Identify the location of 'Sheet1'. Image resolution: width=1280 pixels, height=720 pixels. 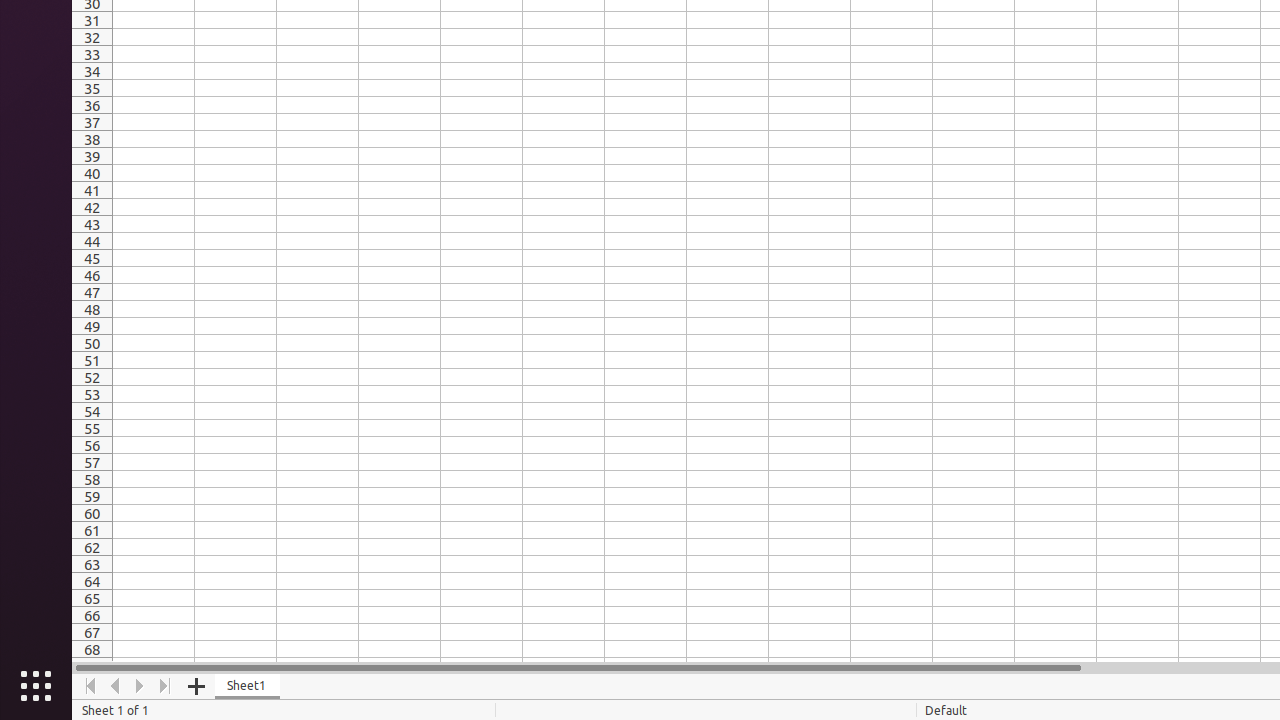
(246, 685).